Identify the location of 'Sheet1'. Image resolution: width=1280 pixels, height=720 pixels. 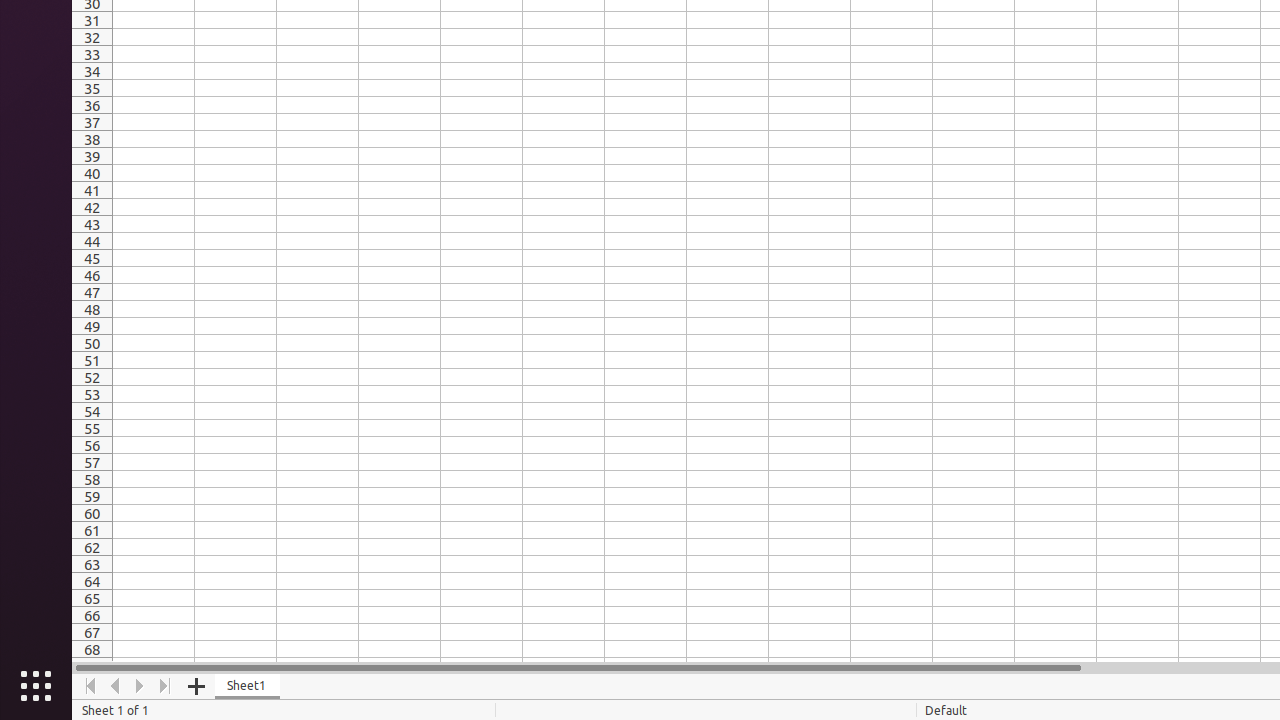
(246, 685).